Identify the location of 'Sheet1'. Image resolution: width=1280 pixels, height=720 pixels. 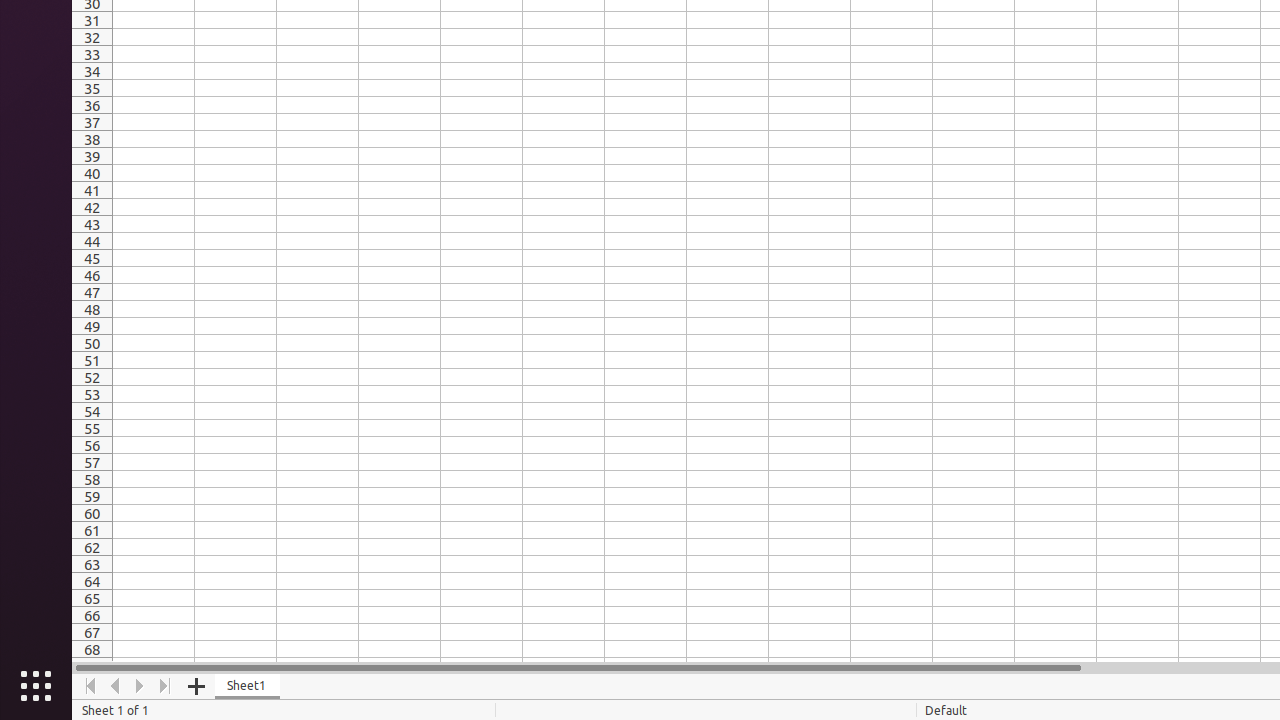
(246, 685).